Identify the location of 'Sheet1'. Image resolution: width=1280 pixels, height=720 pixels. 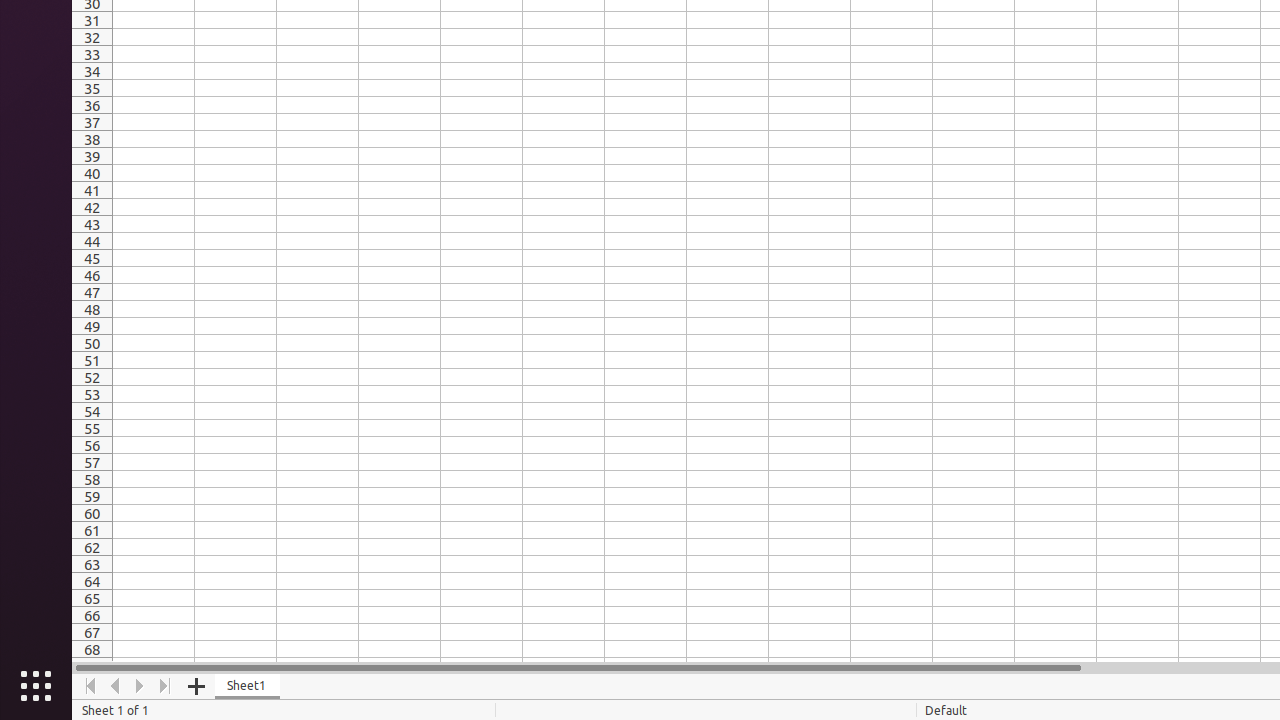
(246, 685).